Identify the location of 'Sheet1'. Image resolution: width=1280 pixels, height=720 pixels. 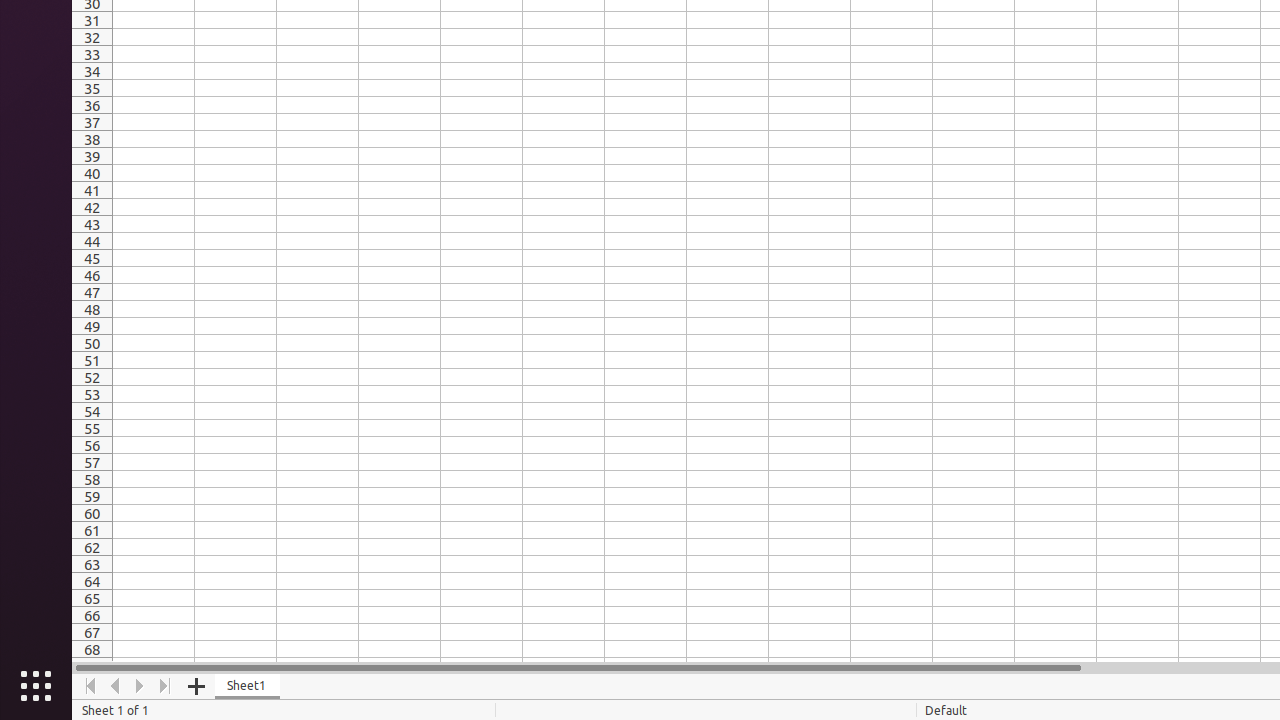
(246, 685).